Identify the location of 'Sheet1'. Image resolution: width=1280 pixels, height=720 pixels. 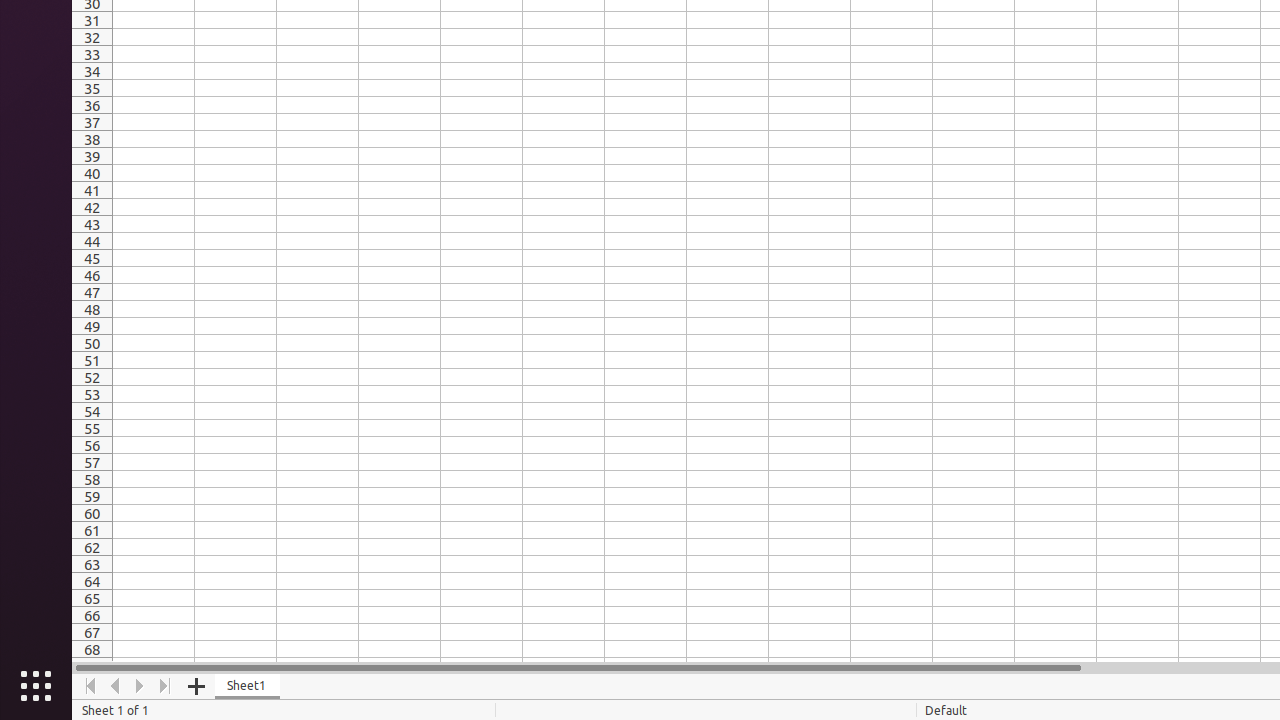
(246, 685).